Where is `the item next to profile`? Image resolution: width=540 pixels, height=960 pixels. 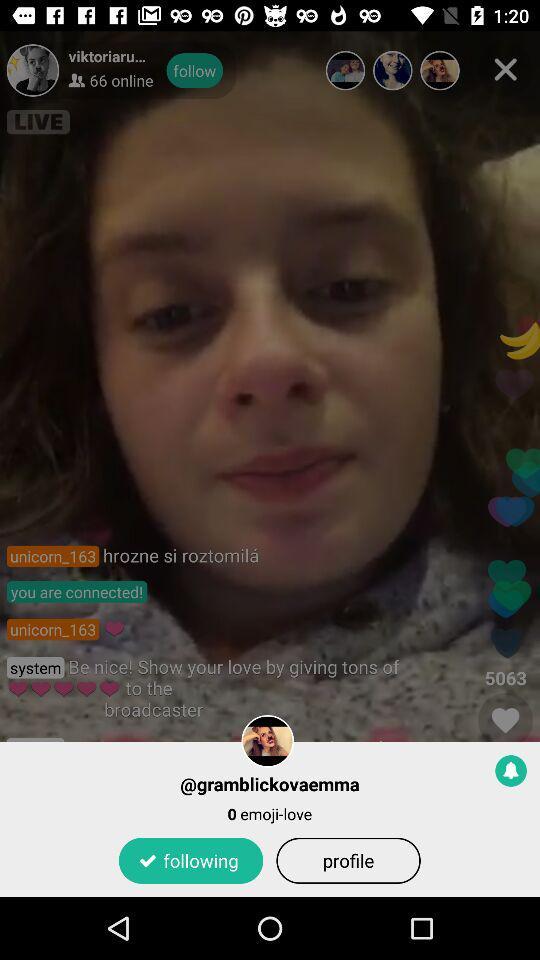
the item next to profile is located at coordinates (191, 859).